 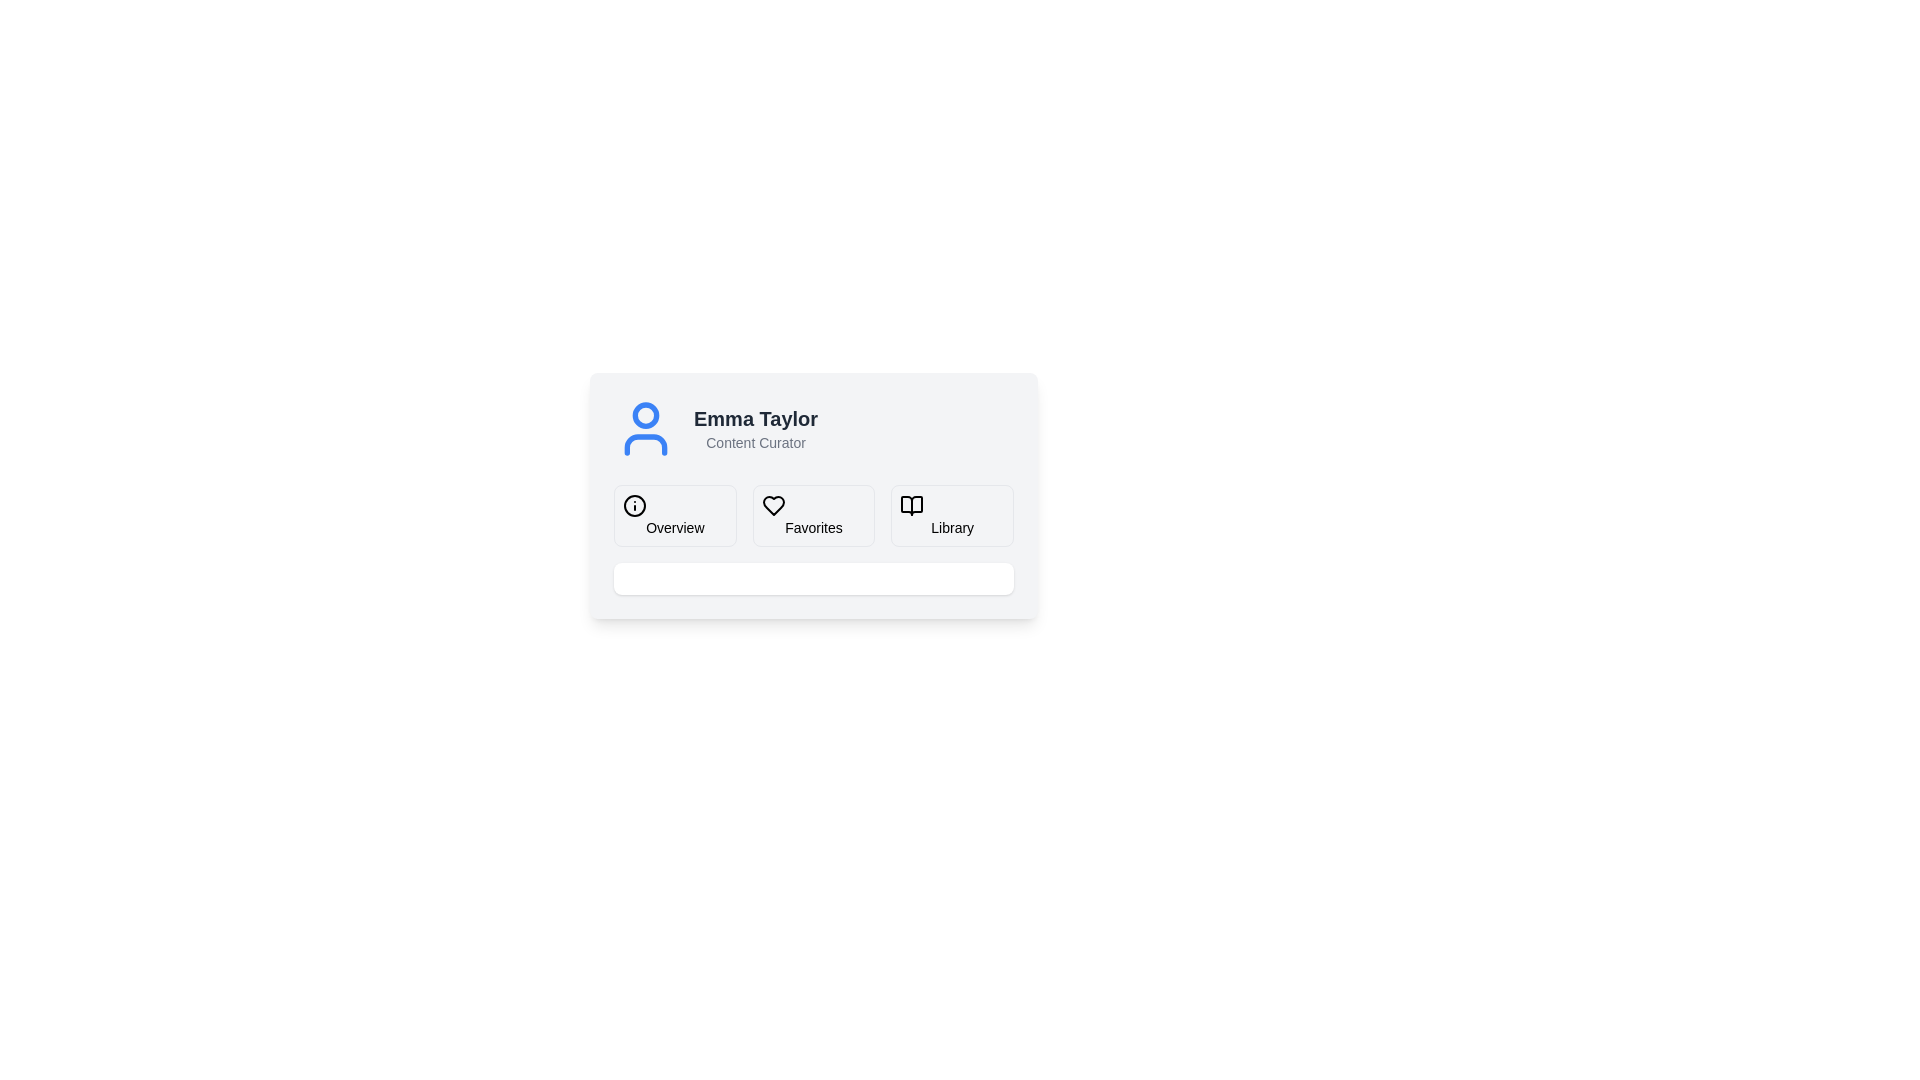 I want to click on the Library icon, which is the third button among the buttons labeled 'Overview', 'Favorites', and 'Library', so click(x=911, y=504).